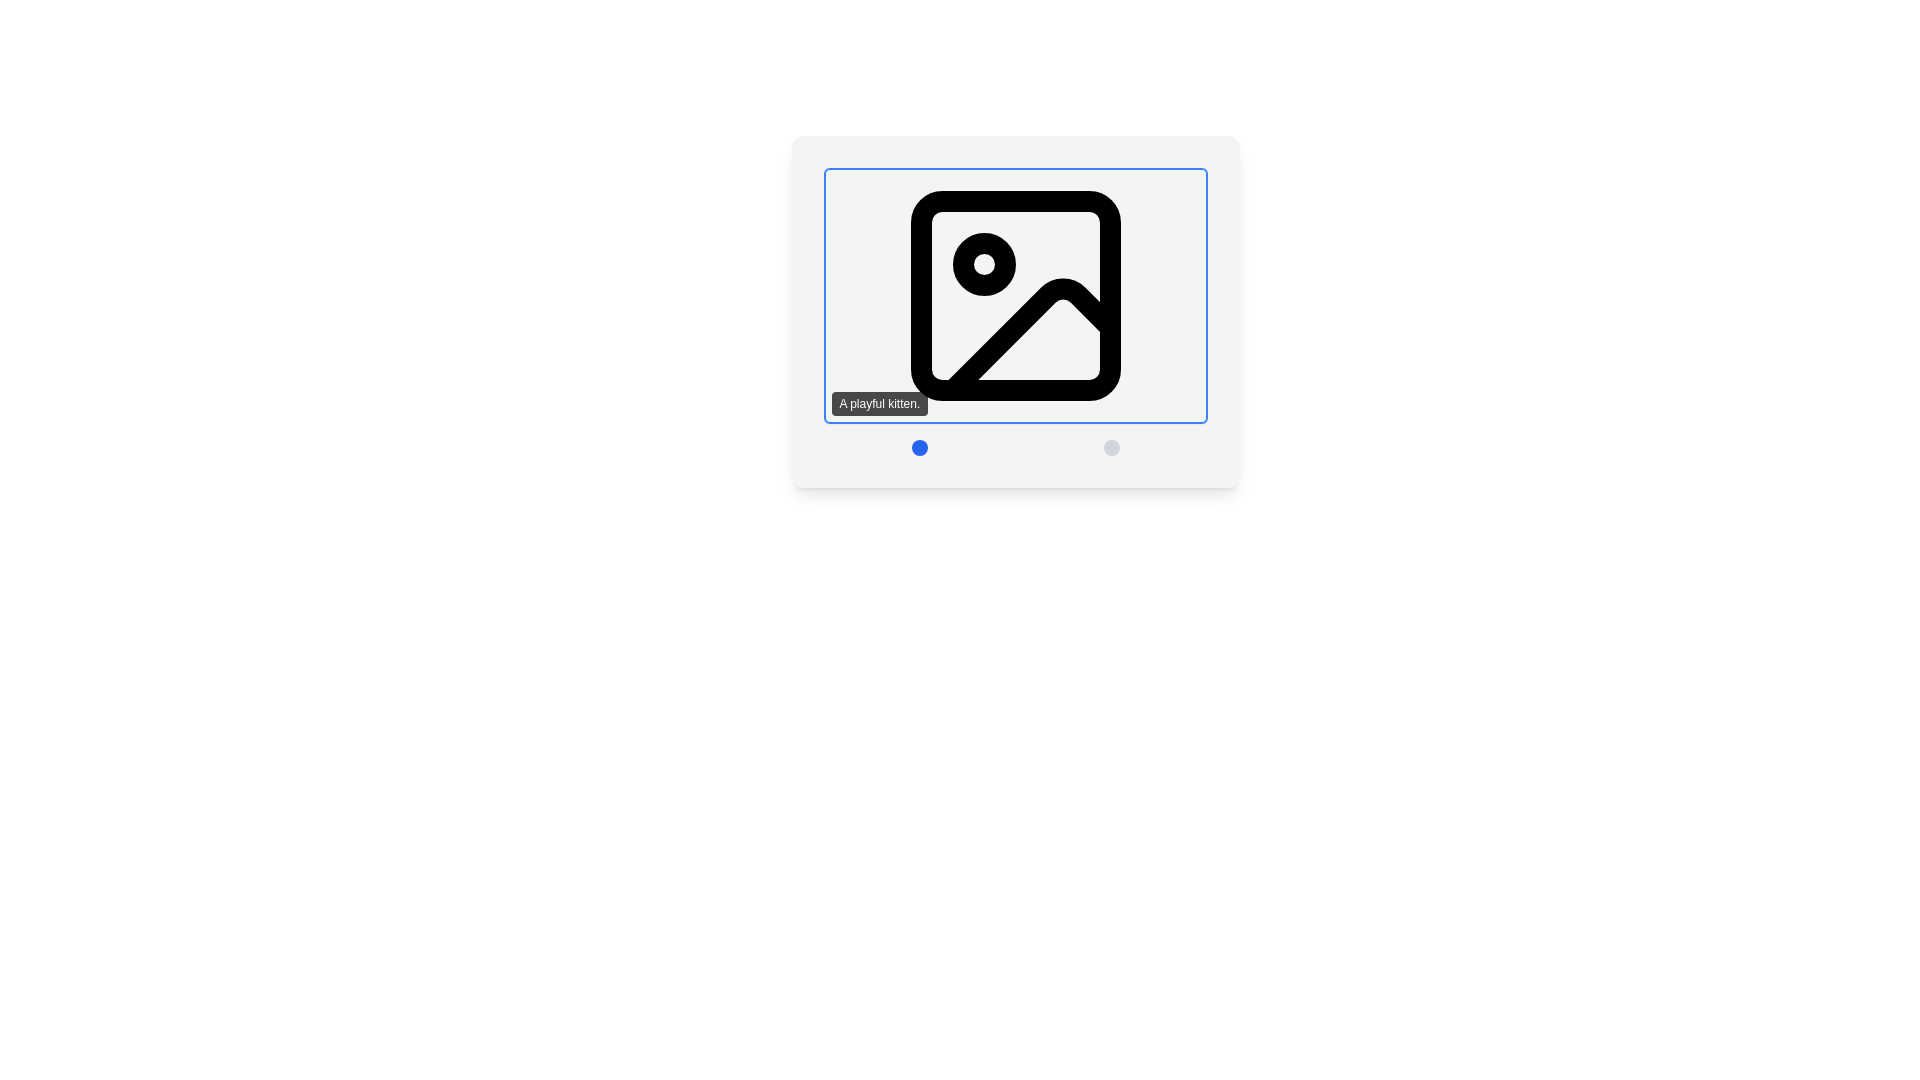 The width and height of the screenshot is (1920, 1080). I want to click on the first button in the lower central area of the interface to switch the displayed content to 'image 1', so click(918, 446).